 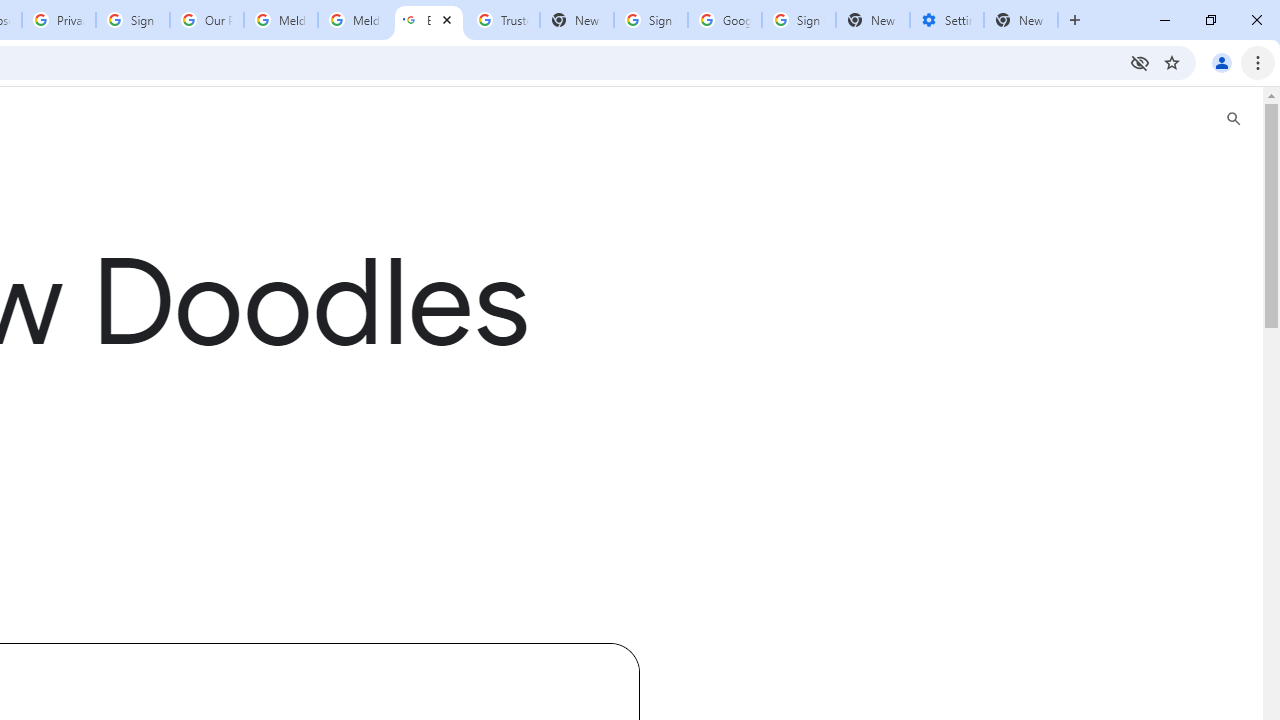 What do you see at coordinates (872, 20) in the screenshot?
I see `'New Tab'` at bounding box center [872, 20].